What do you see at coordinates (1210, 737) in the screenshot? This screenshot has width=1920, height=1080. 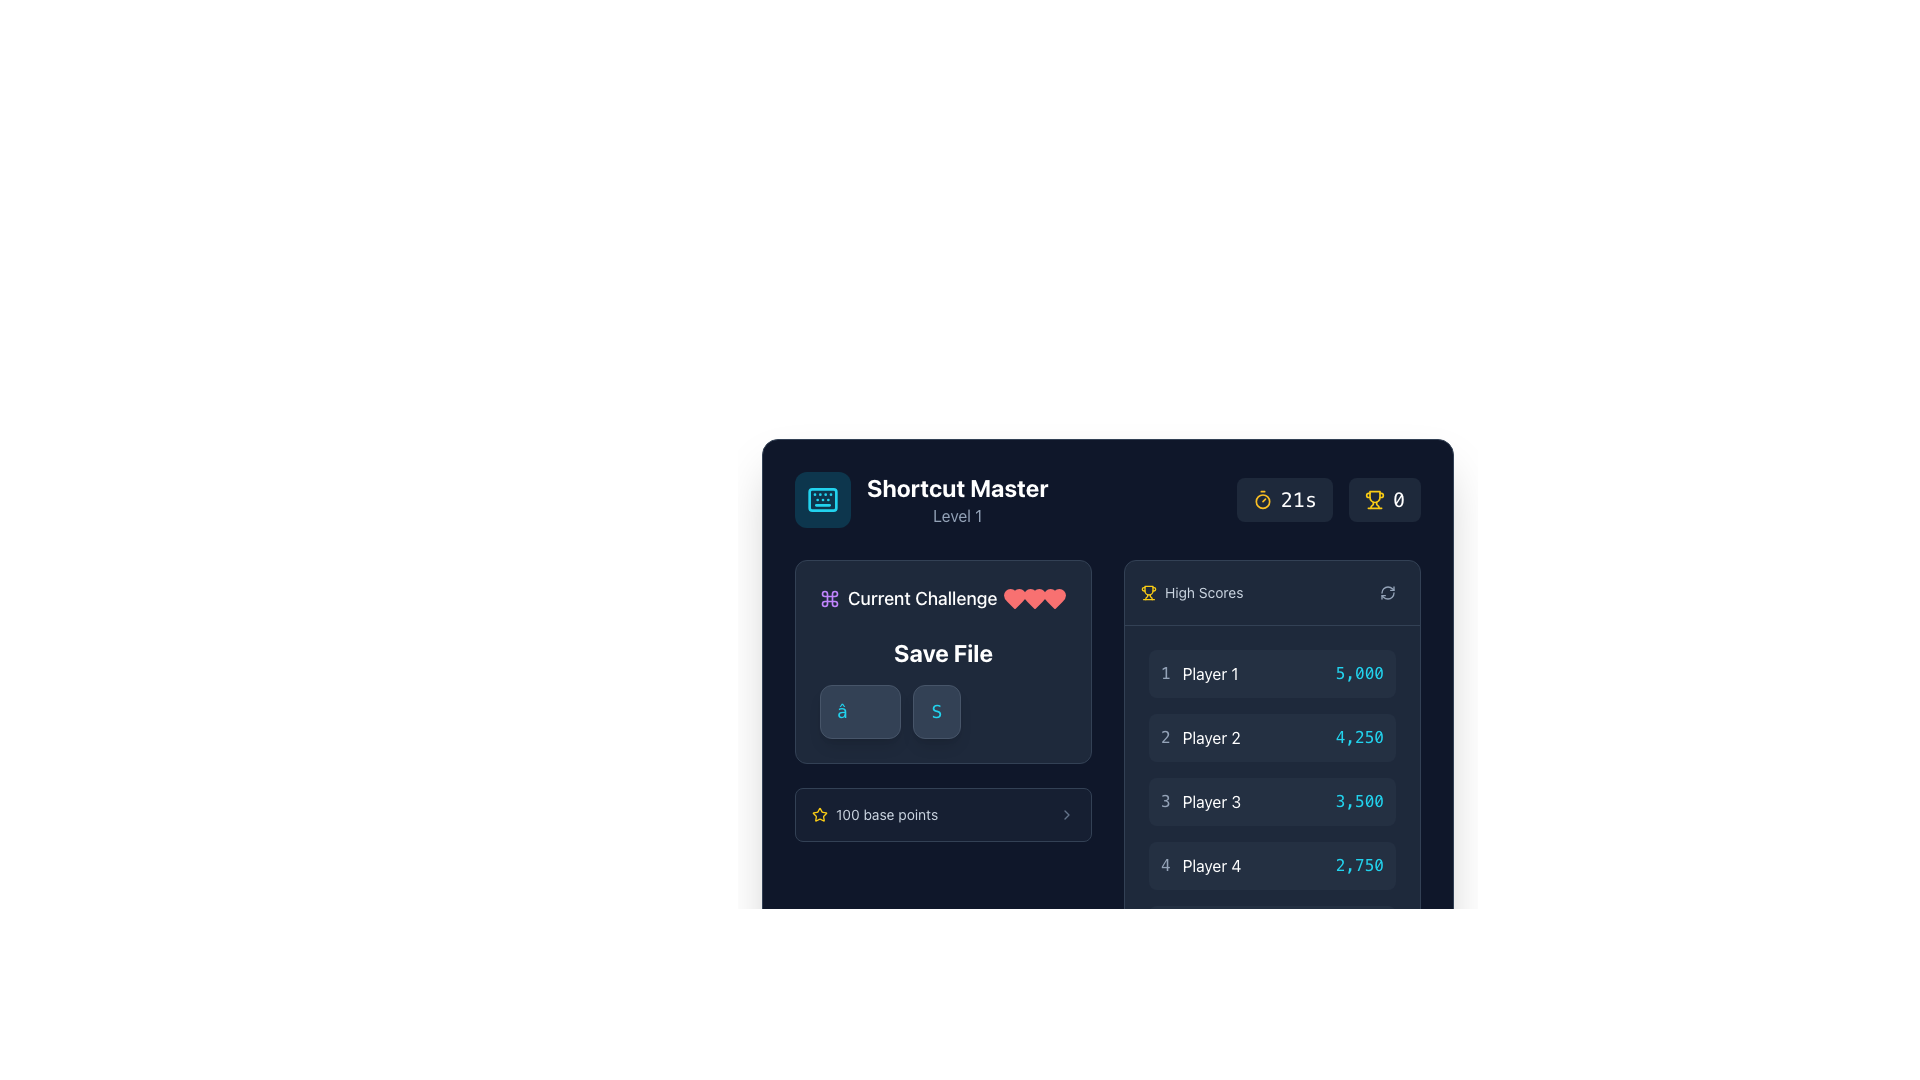 I see `the text label displaying 'Player 2' in white color, located in the High Scores section of the dark-themed UI panel` at bounding box center [1210, 737].